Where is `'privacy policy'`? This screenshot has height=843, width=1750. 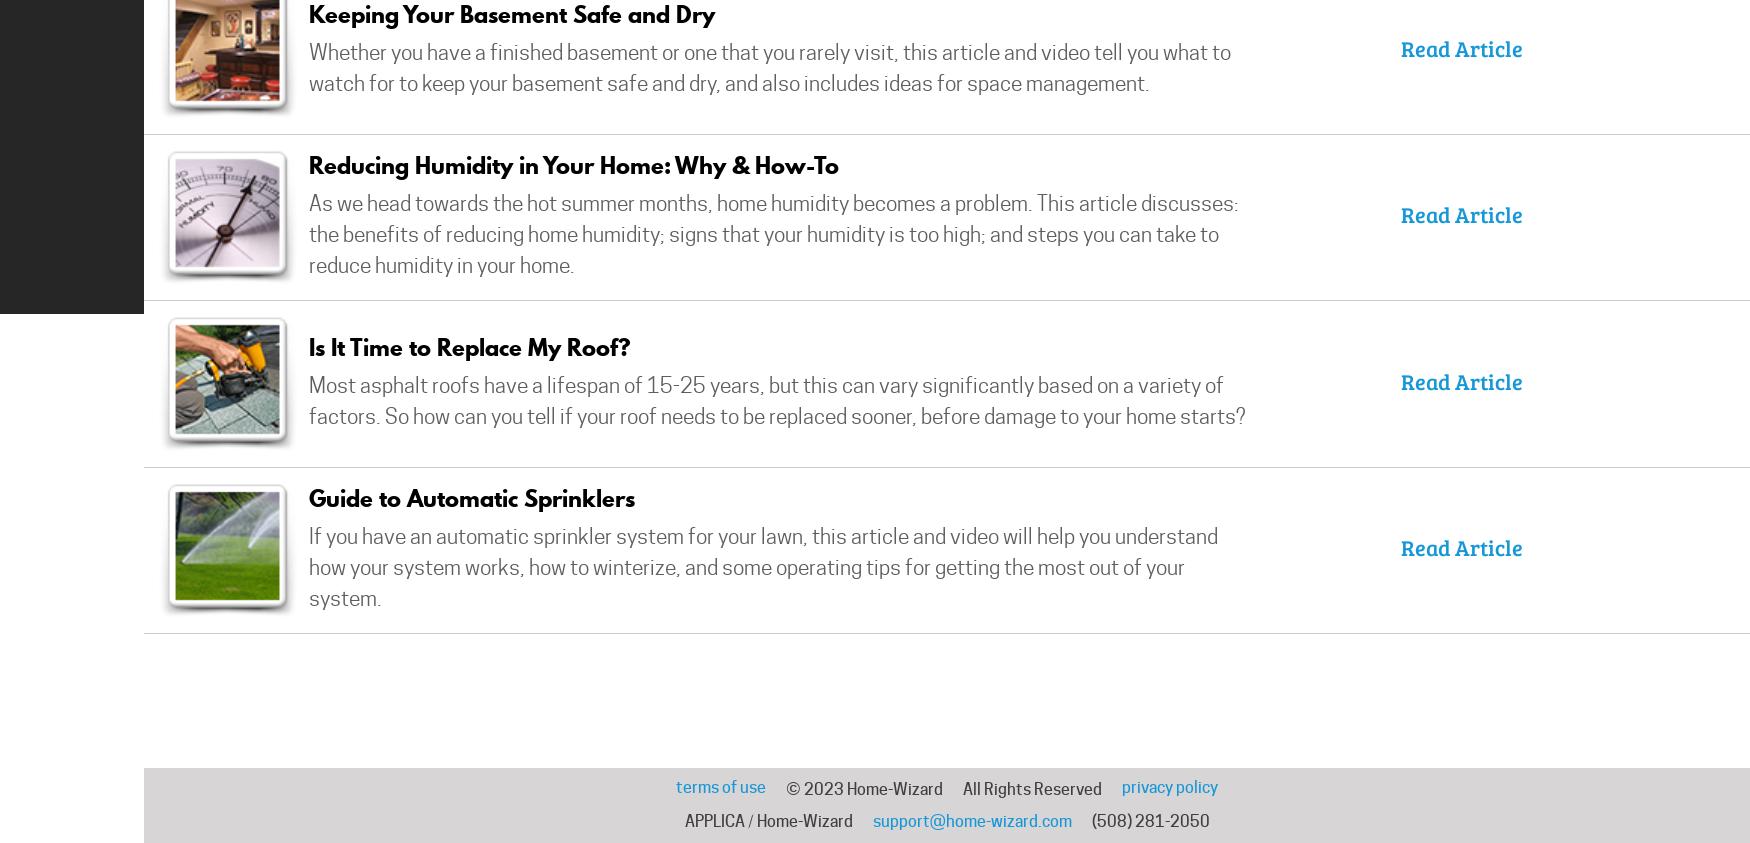
'privacy policy' is located at coordinates (1121, 787).